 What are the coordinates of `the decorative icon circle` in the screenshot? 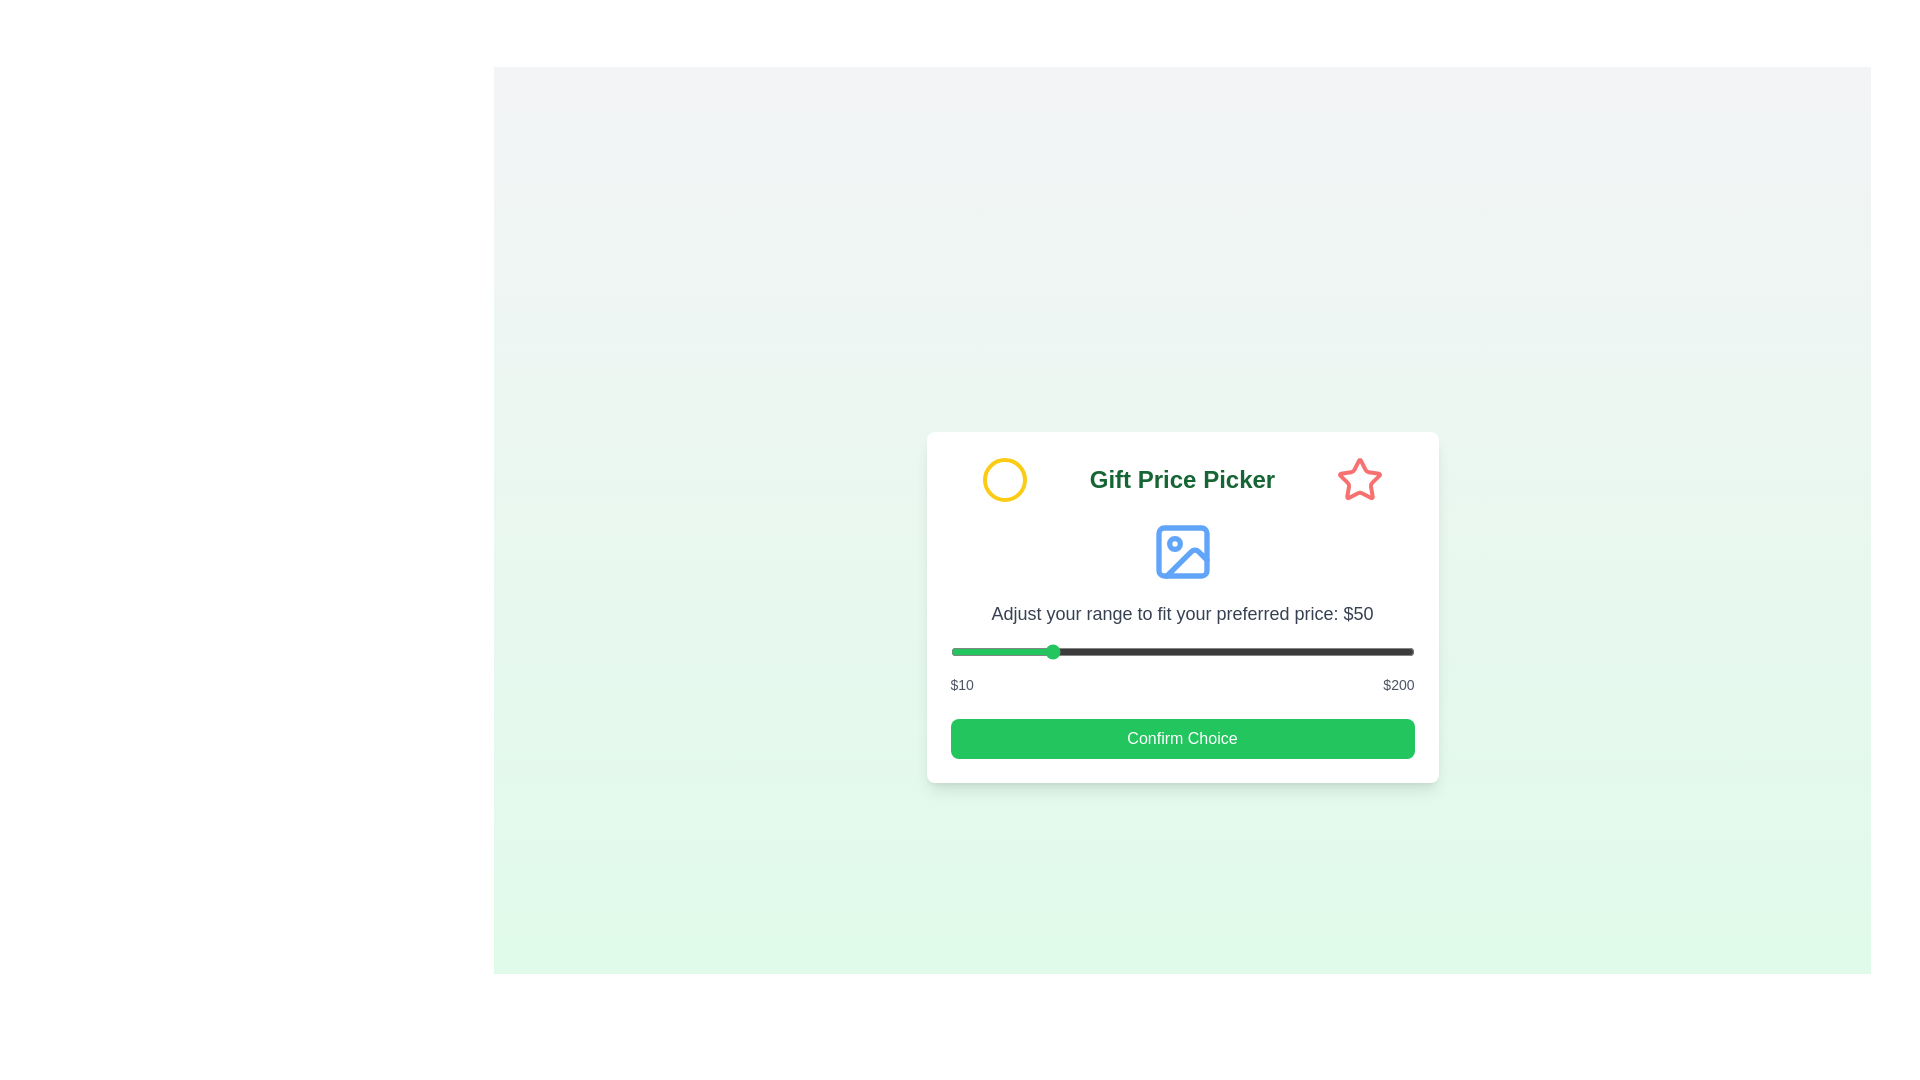 It's located at (1004, 479).